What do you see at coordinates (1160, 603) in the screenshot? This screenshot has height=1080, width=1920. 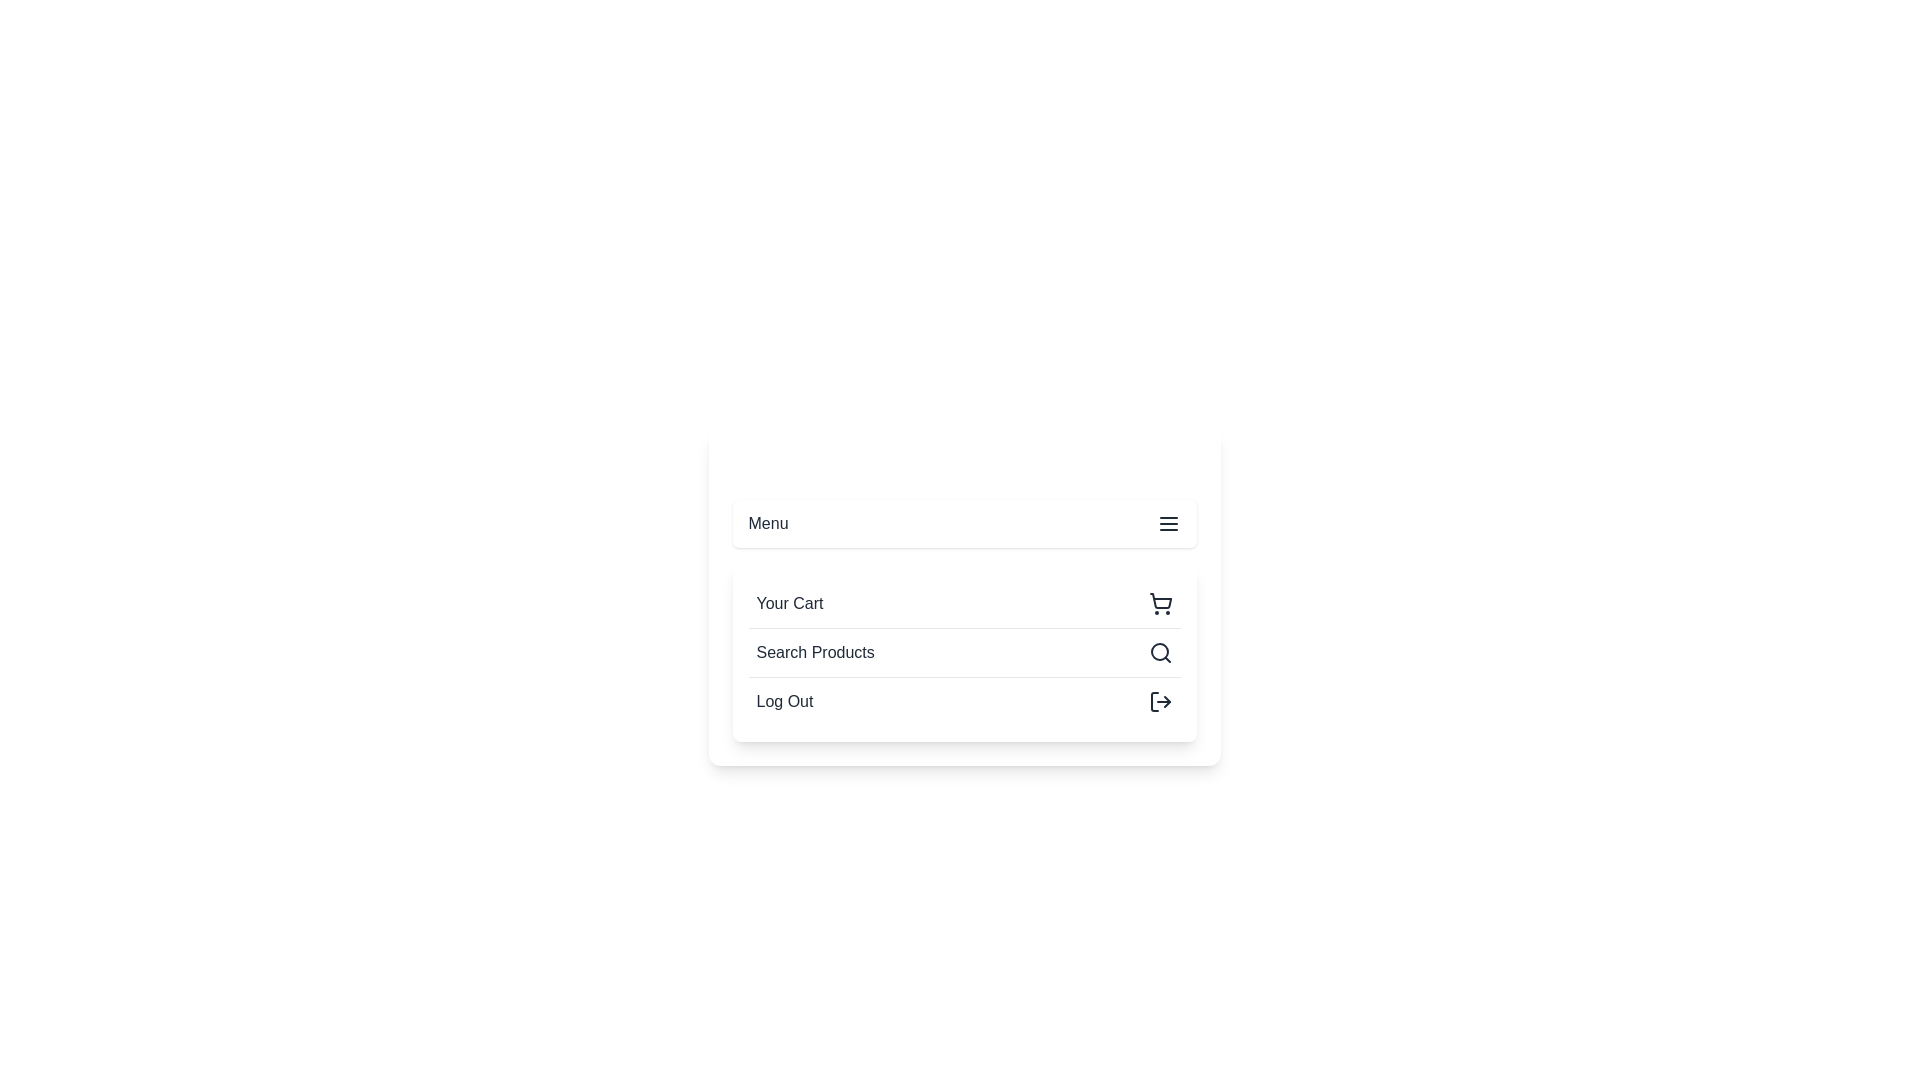 I see `the cart icon element located to the far right of the 'Your Cart' text` at bounding box center [1160, 603].